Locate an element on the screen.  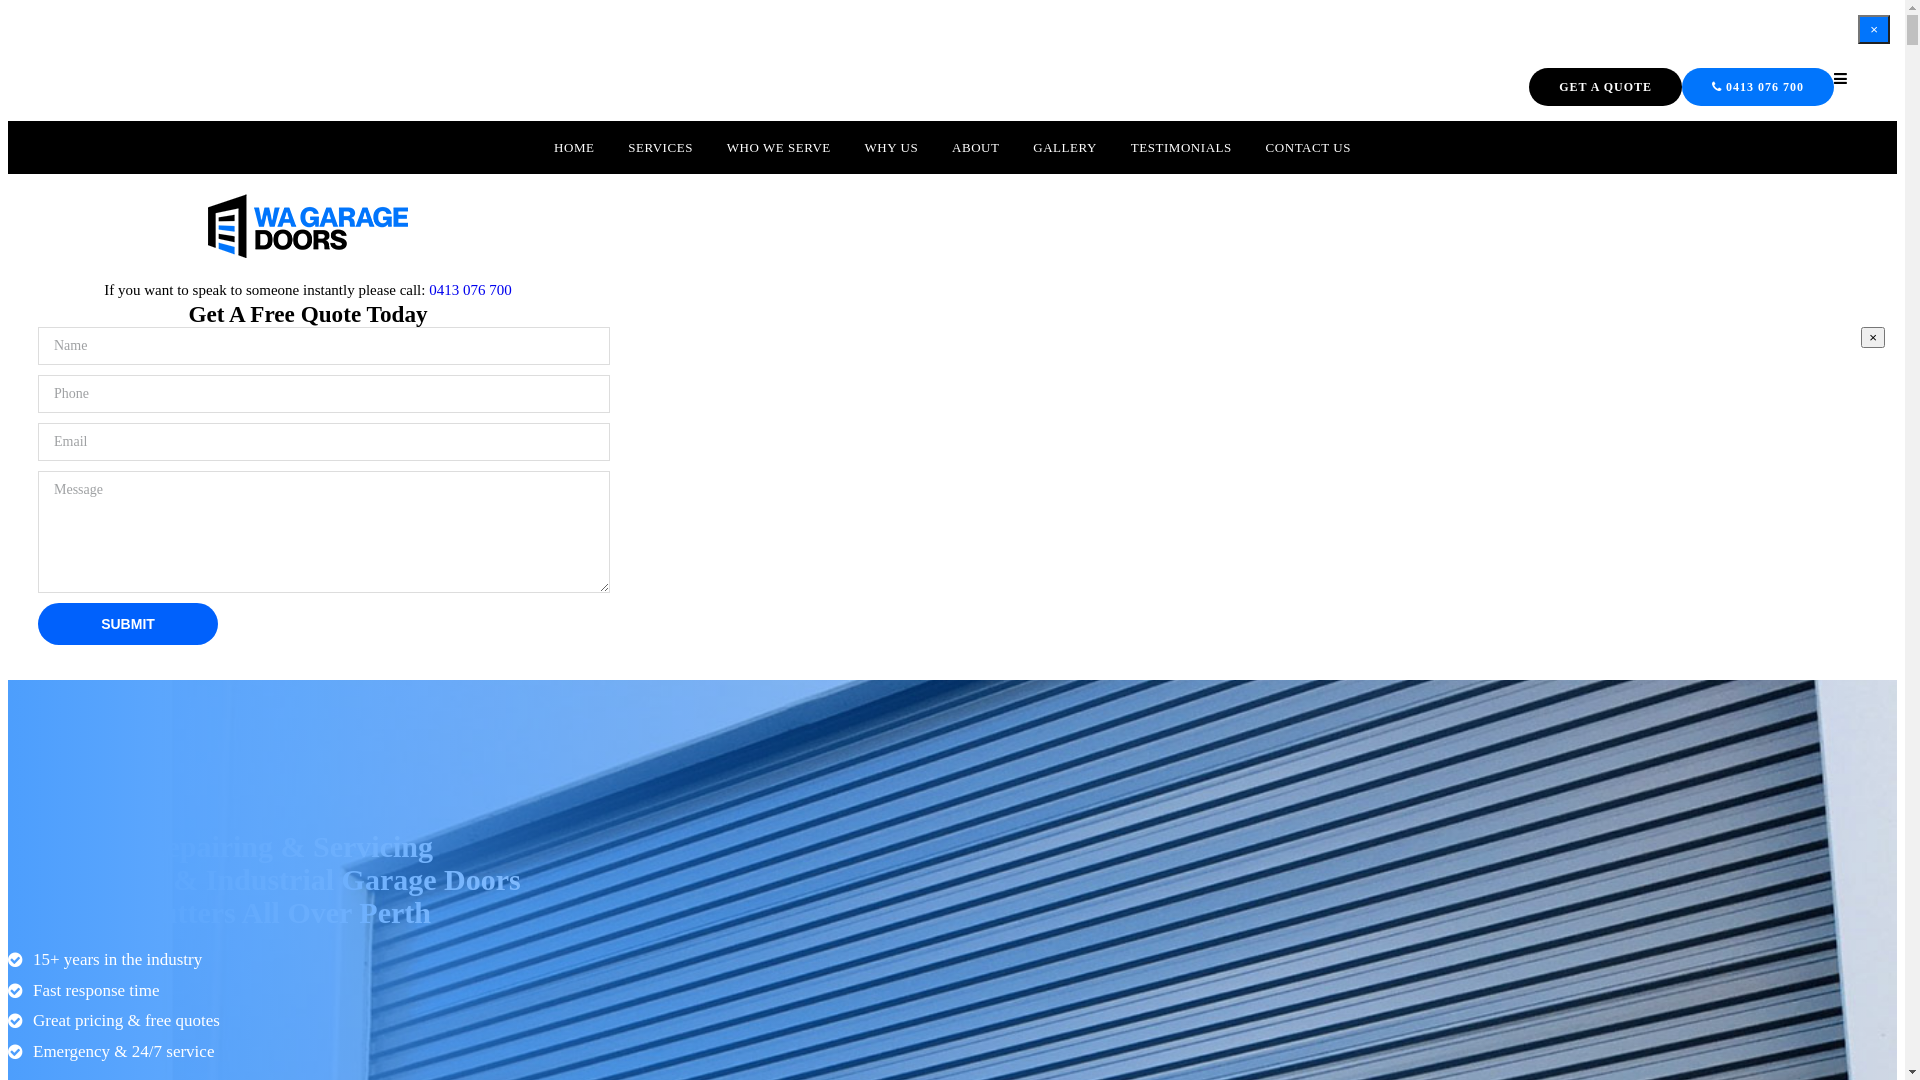
'HOME' is located at coordinates (573, 146).